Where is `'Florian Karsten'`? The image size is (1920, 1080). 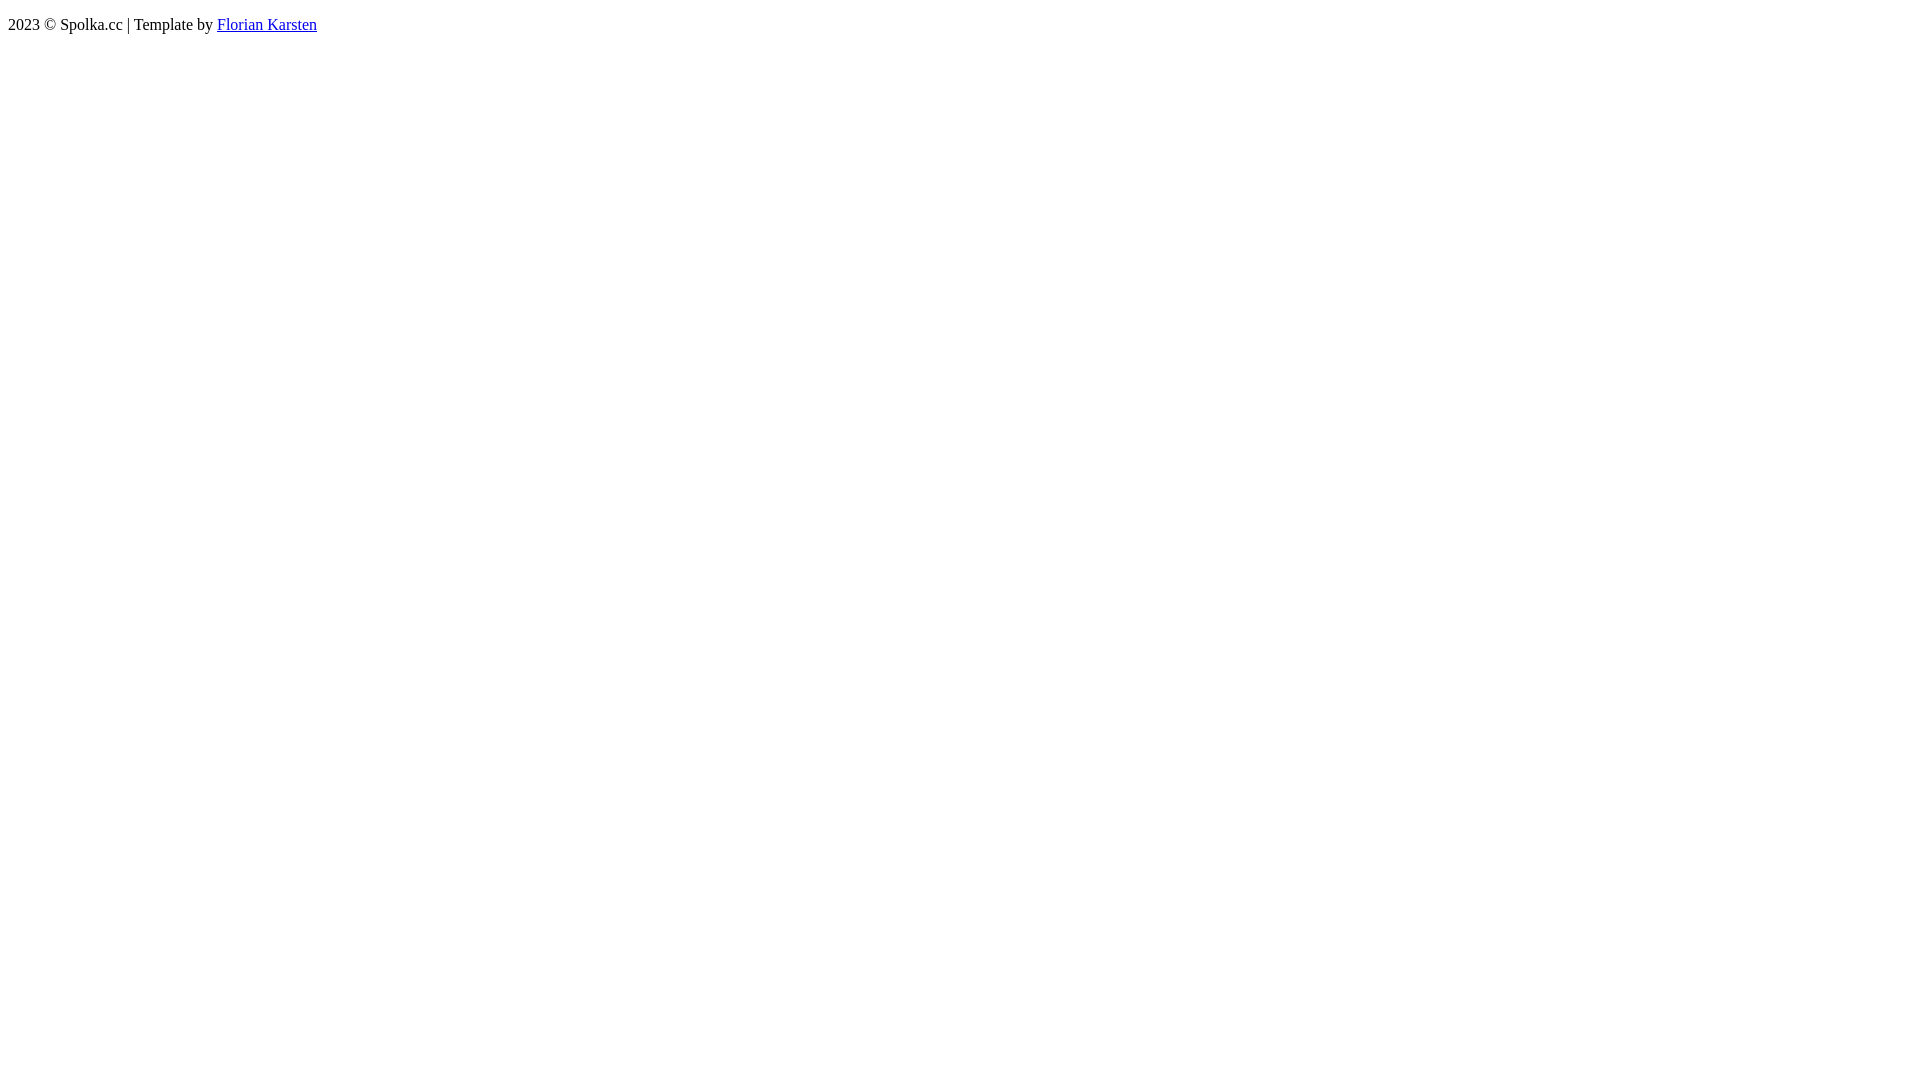
'Florian Karsten' is located at coordinates (216, 24).